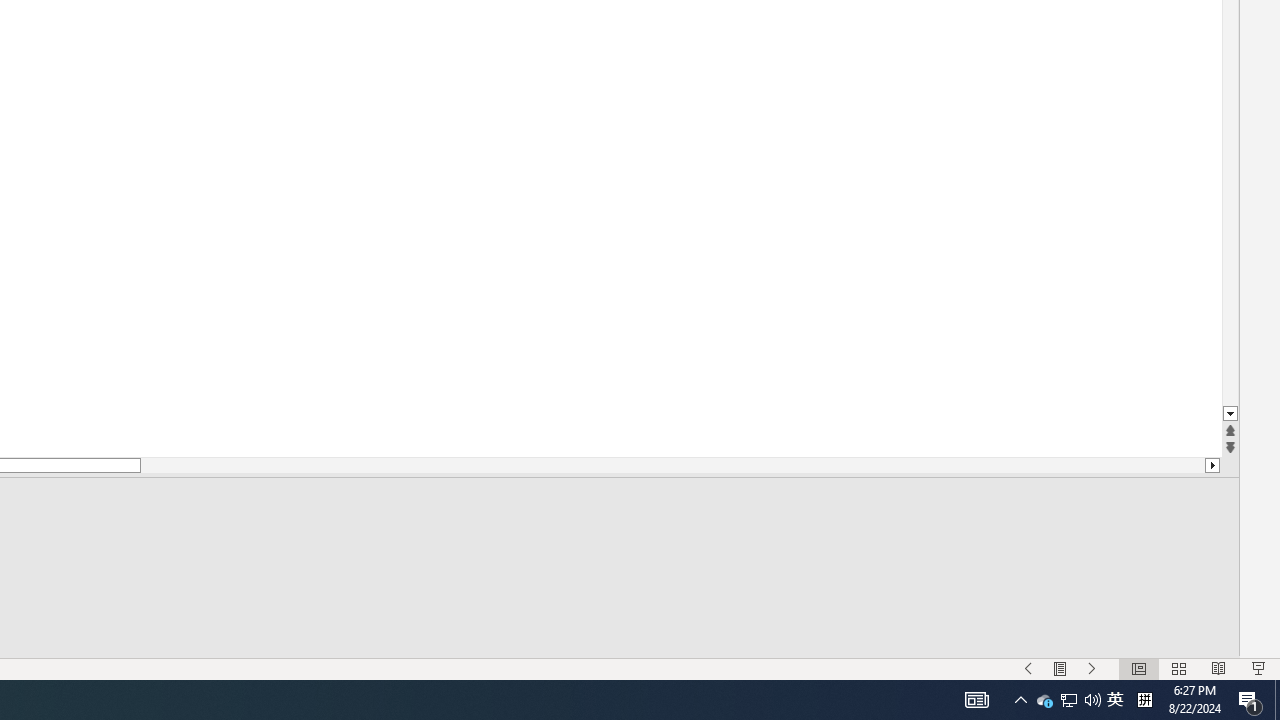  I want to click on 'Notification Chevron', so click(1020, 698).